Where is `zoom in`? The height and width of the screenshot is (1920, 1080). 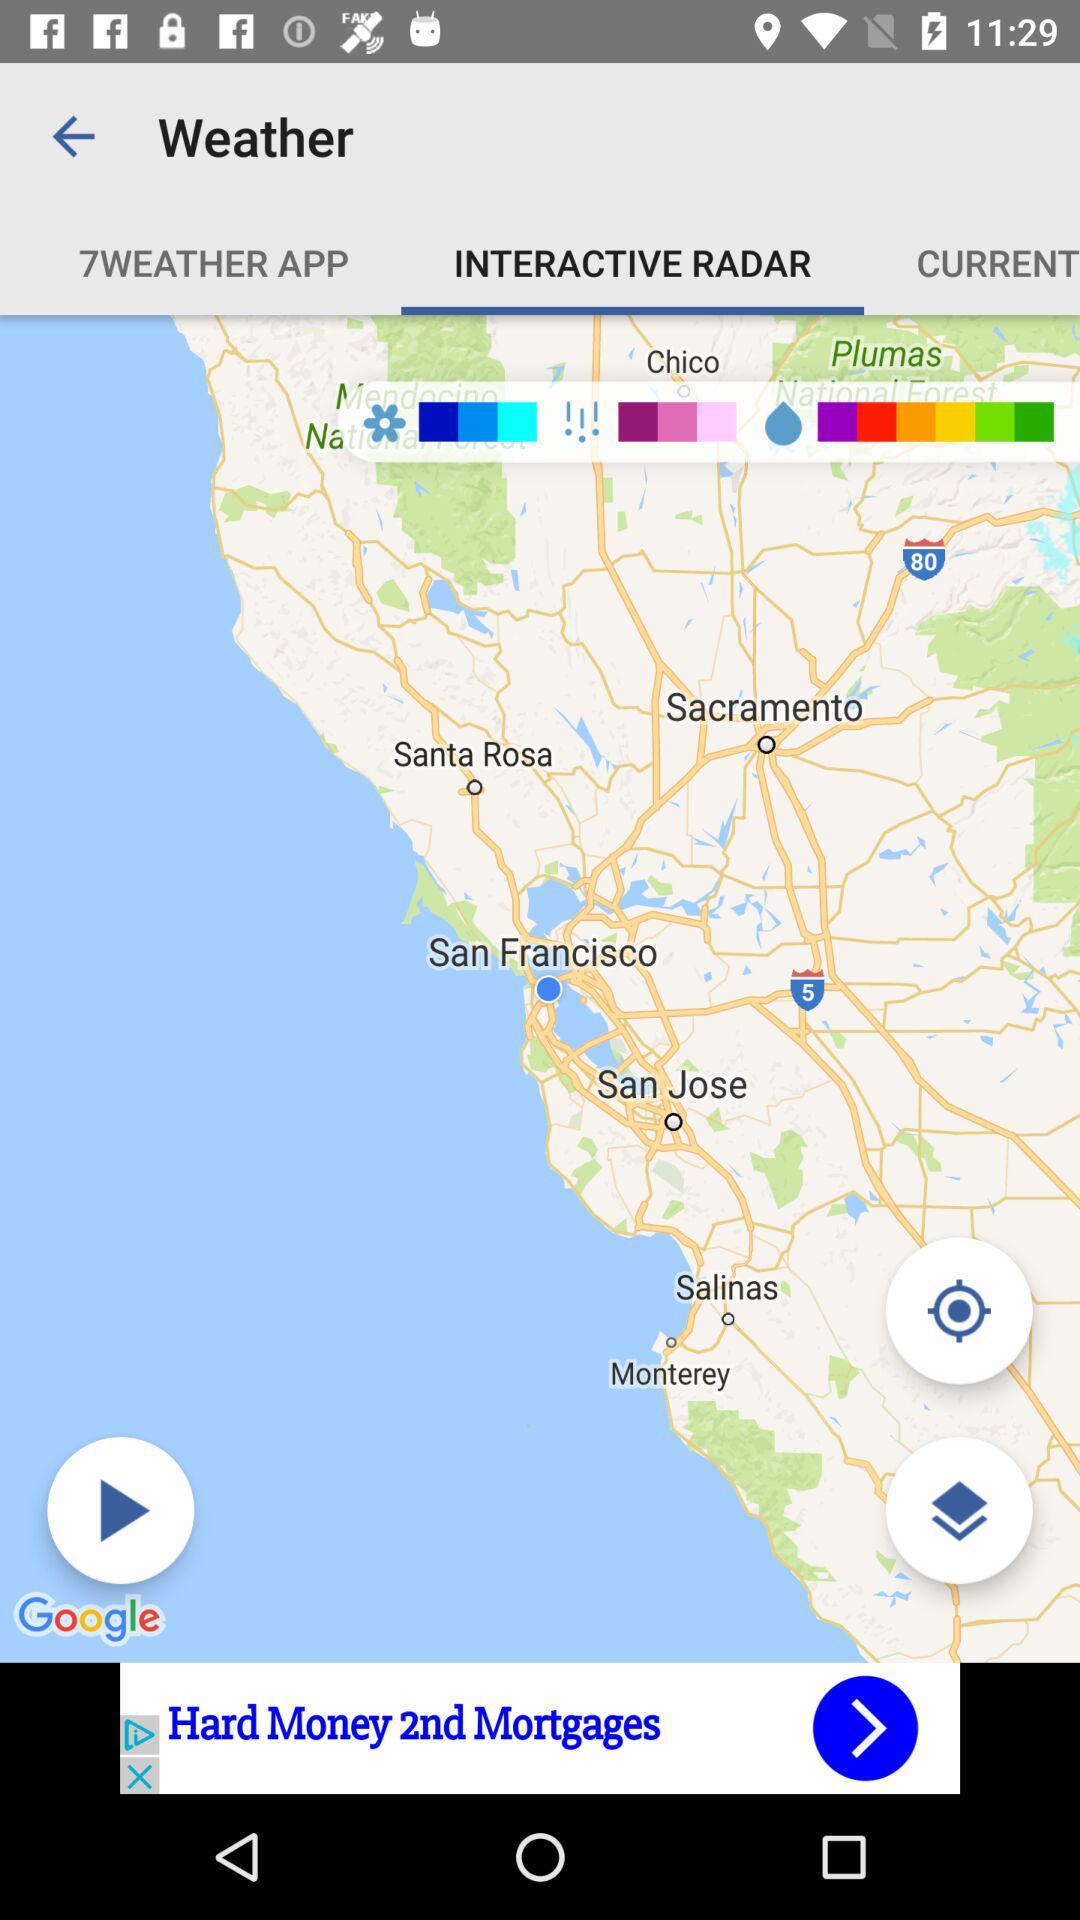
zoom in is located at coordinates (958, 1510).